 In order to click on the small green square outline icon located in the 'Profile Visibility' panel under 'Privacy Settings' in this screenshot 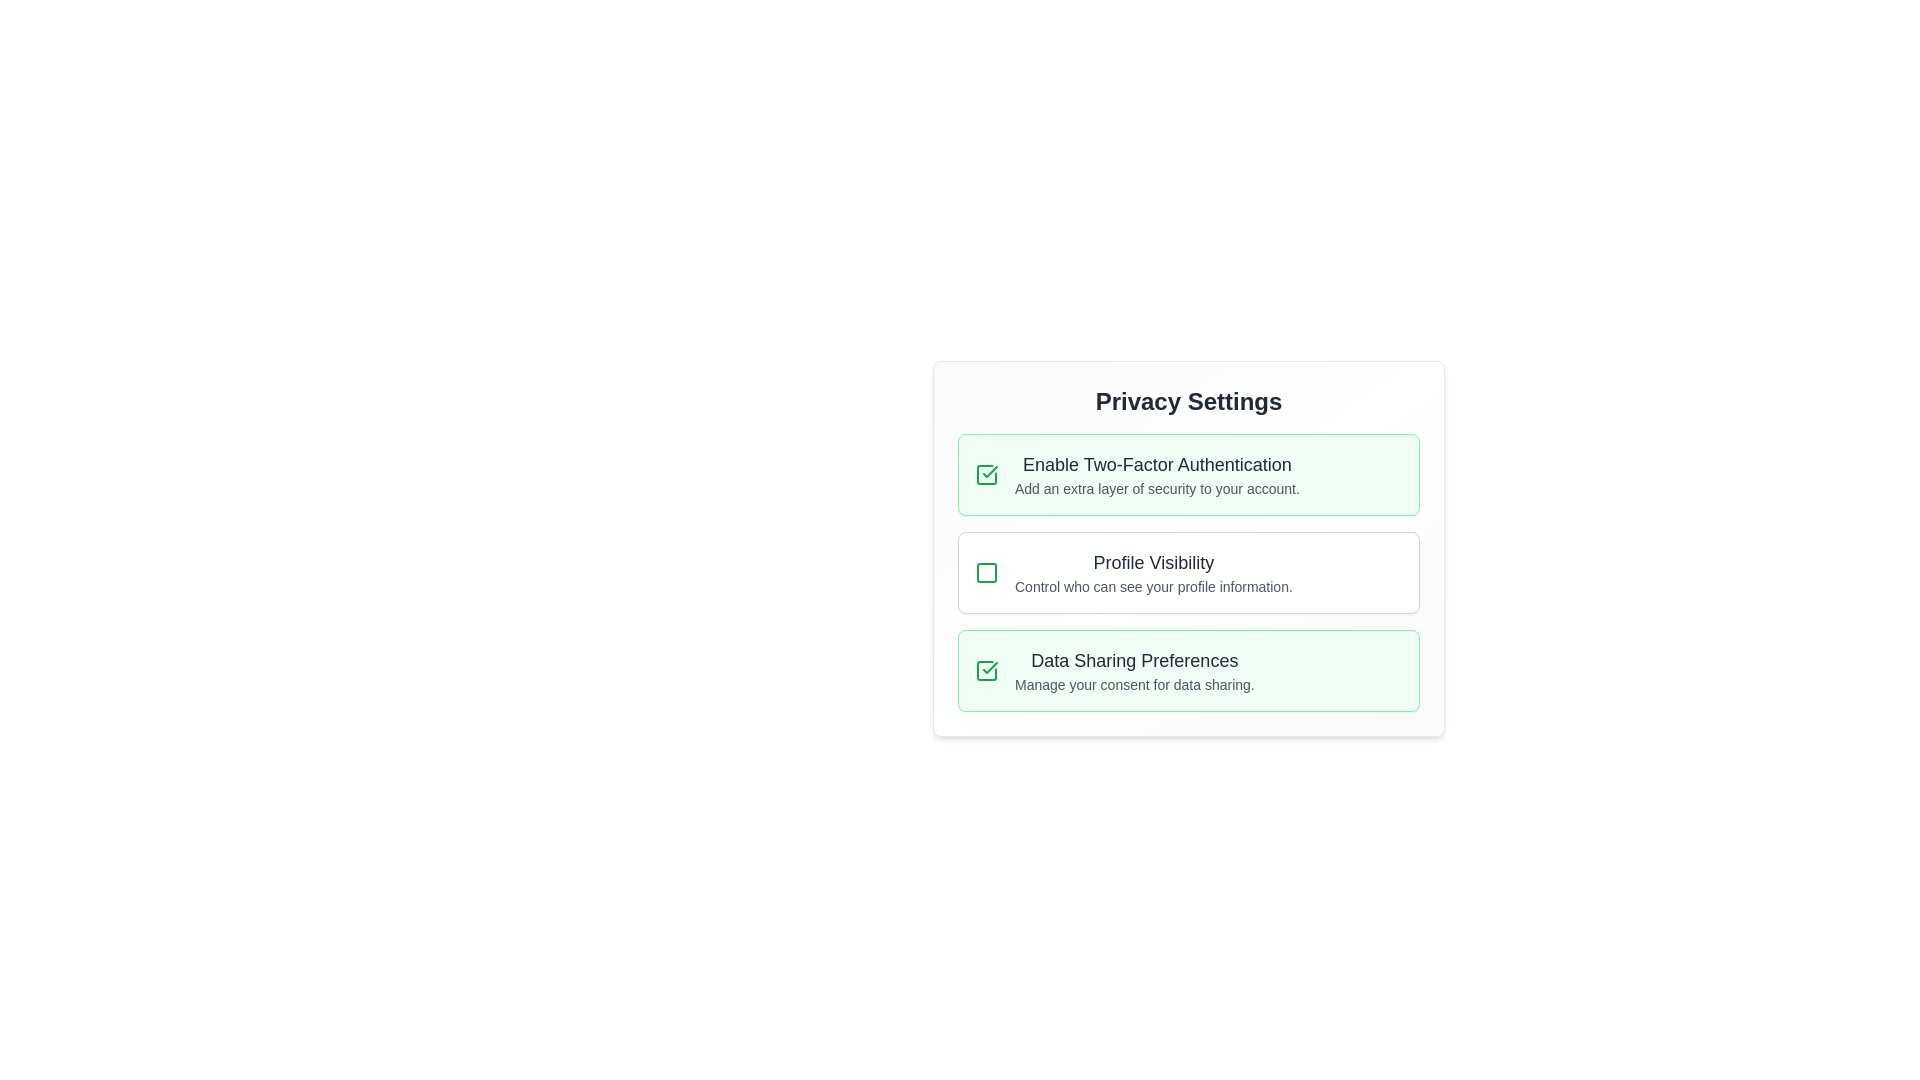, I will do `click(987, 573)`.